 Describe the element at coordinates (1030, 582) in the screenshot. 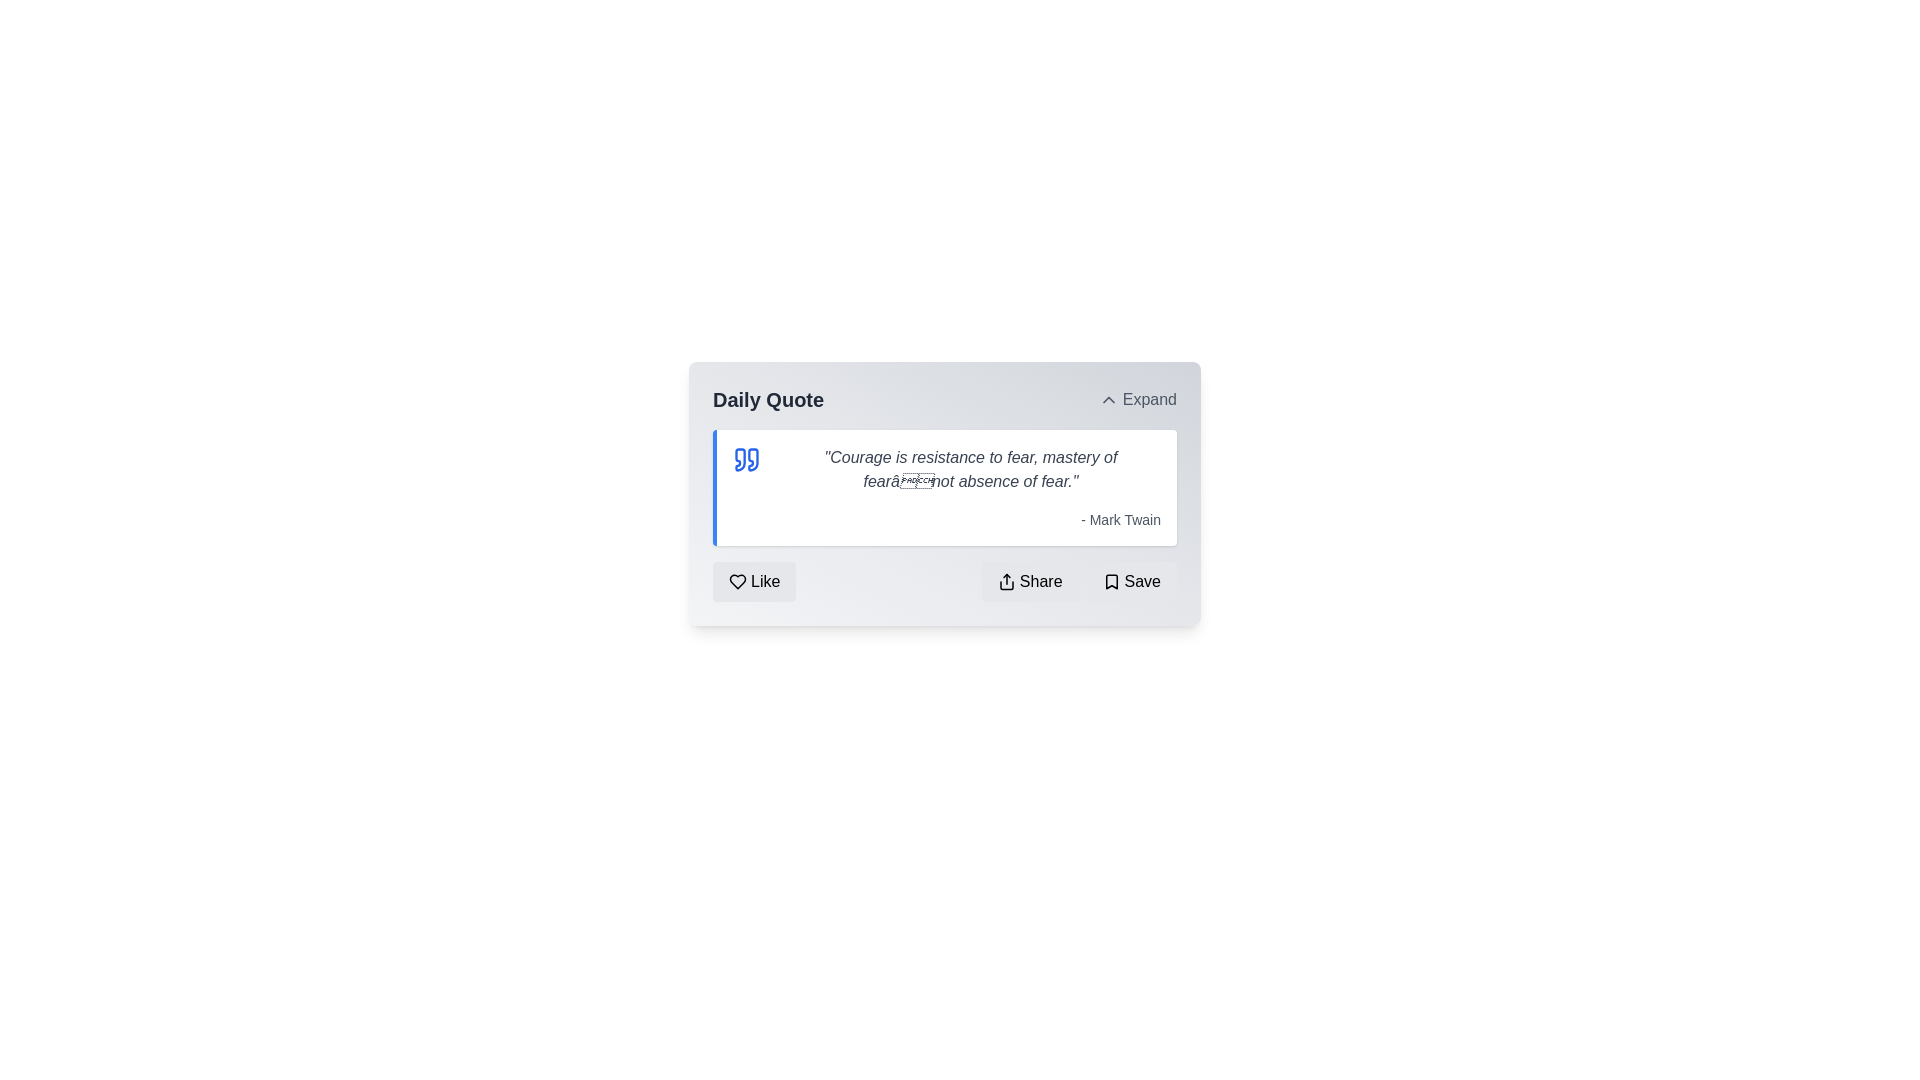

I see `the 'Share' button located at the bottom left of the card interface to share the content` at that location.